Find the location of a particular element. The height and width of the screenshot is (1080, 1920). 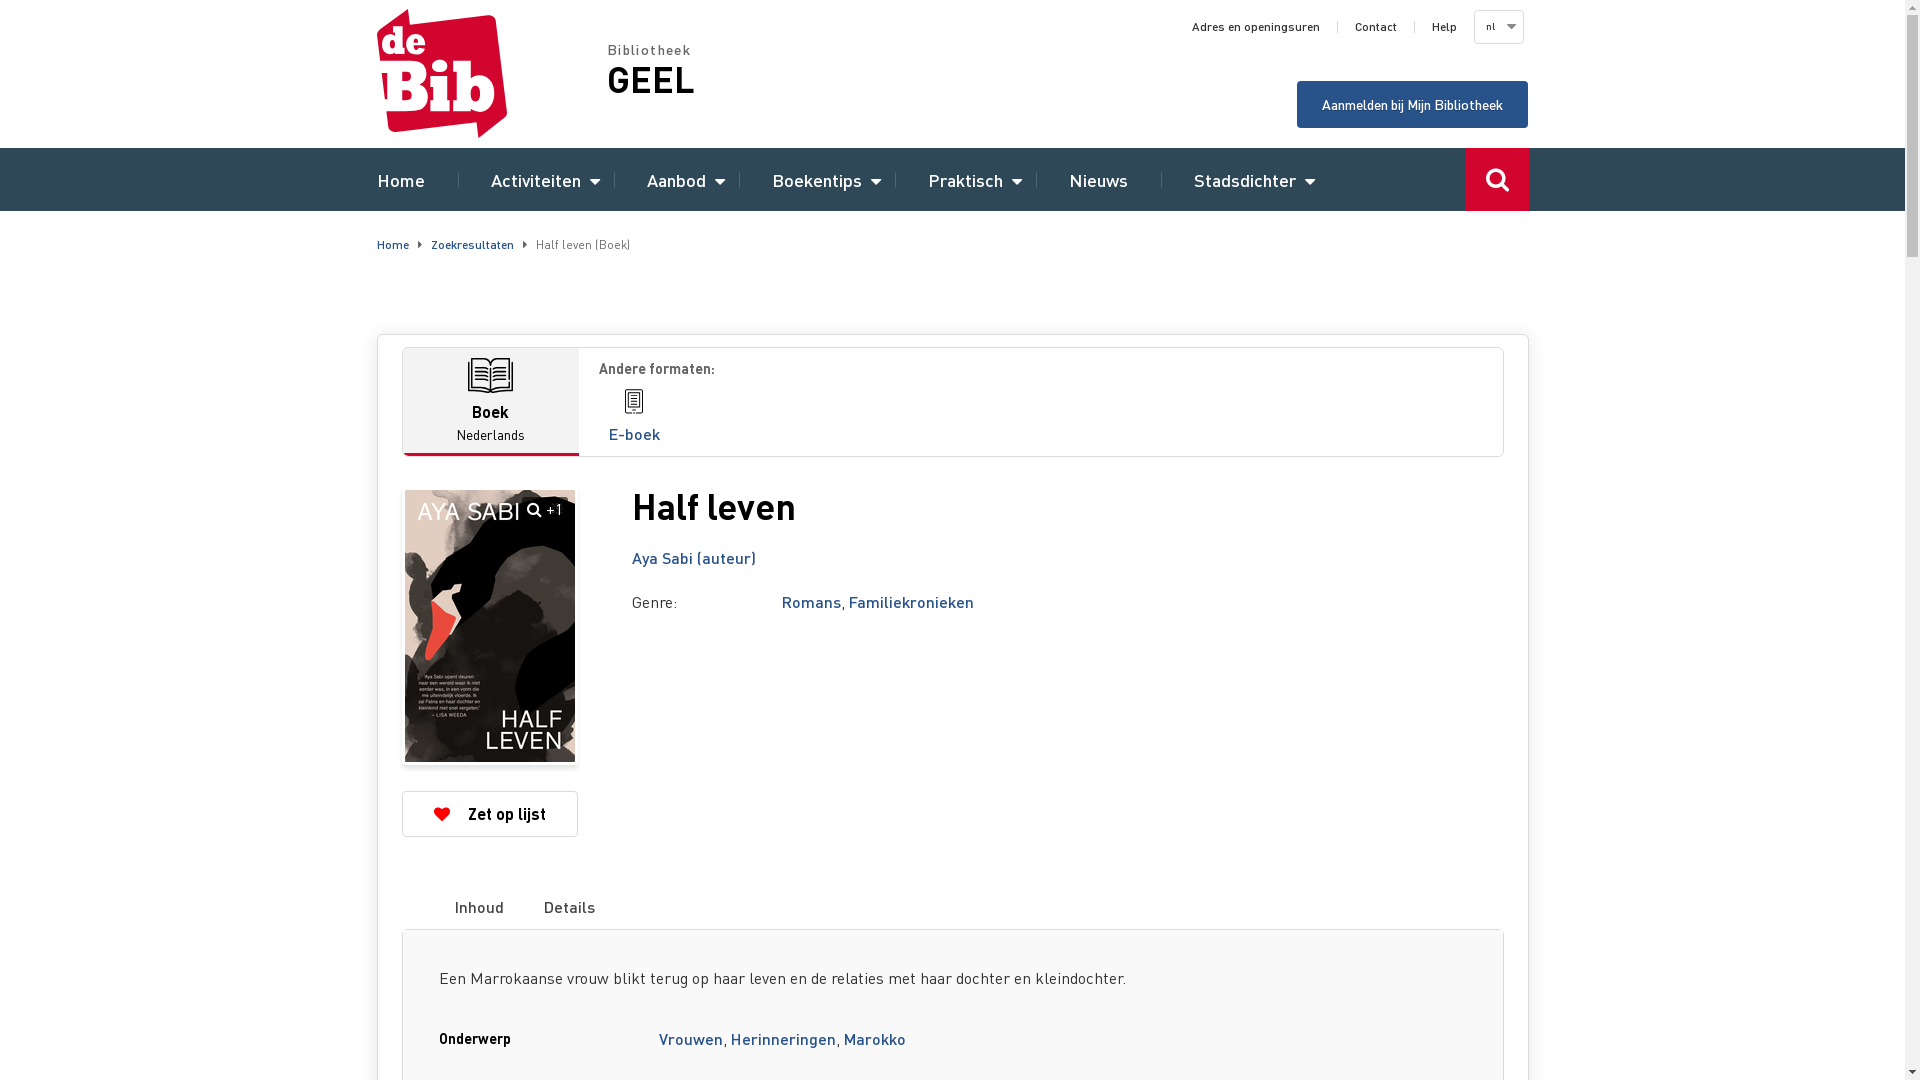

'Zoekresultaten' is located at coordinates (470, 243).